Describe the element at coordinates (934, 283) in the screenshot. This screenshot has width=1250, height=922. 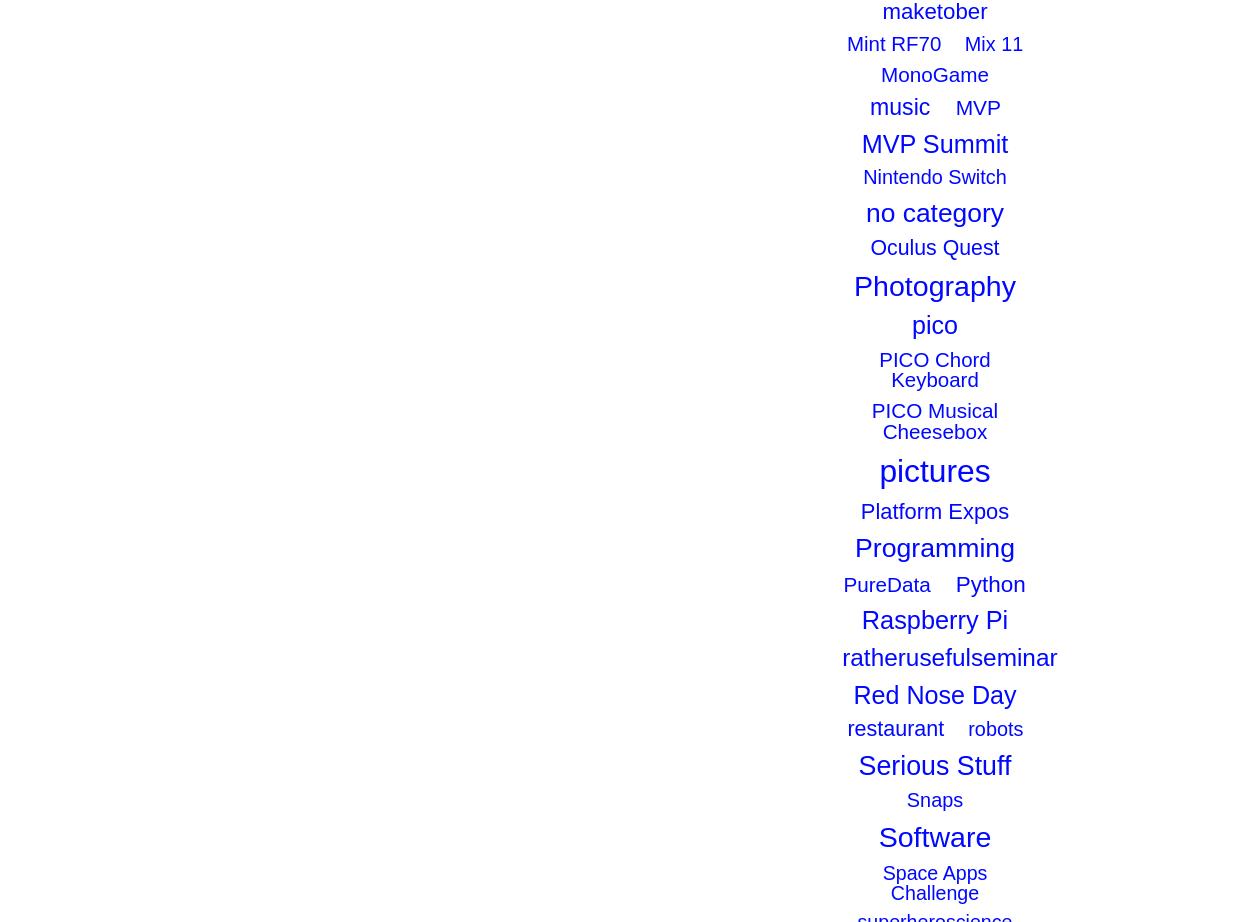
I see `'Photography'` at that location.